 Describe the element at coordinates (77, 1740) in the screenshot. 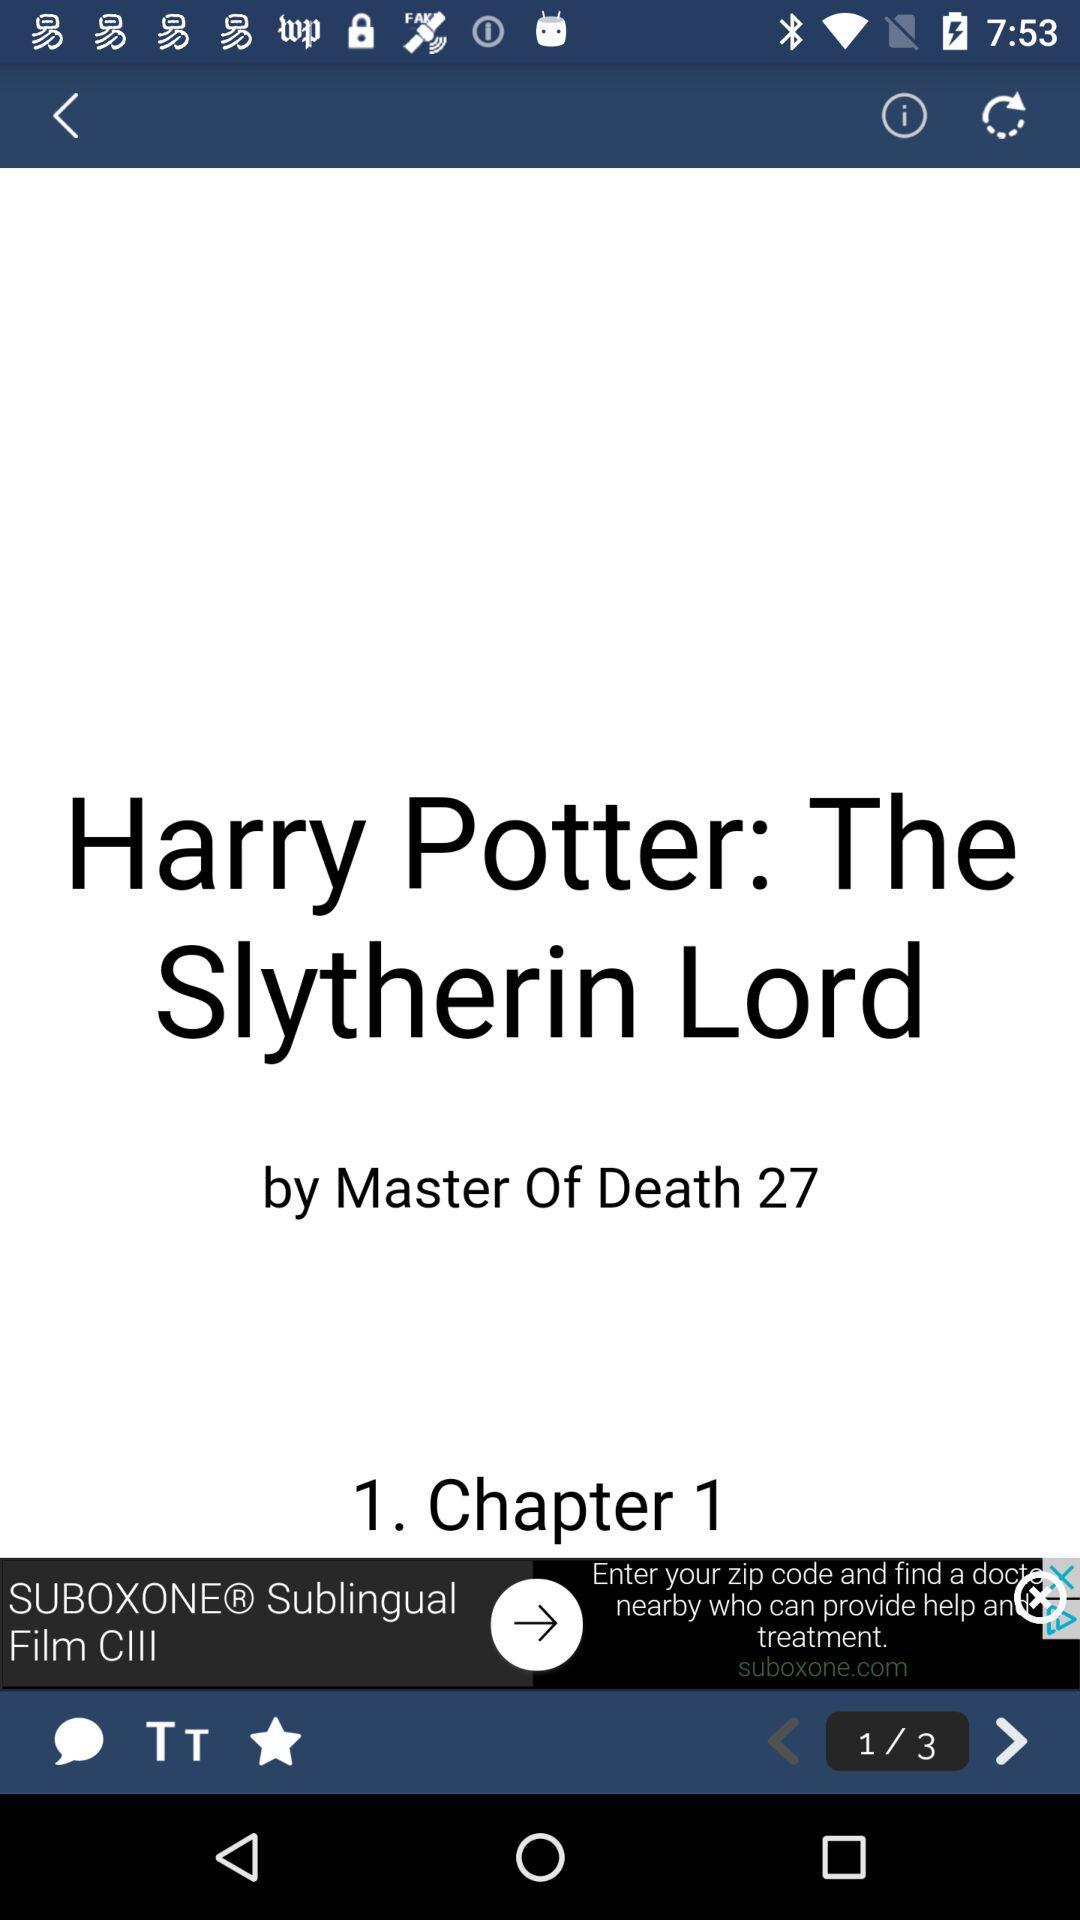

I see `the chat icon` at that location.